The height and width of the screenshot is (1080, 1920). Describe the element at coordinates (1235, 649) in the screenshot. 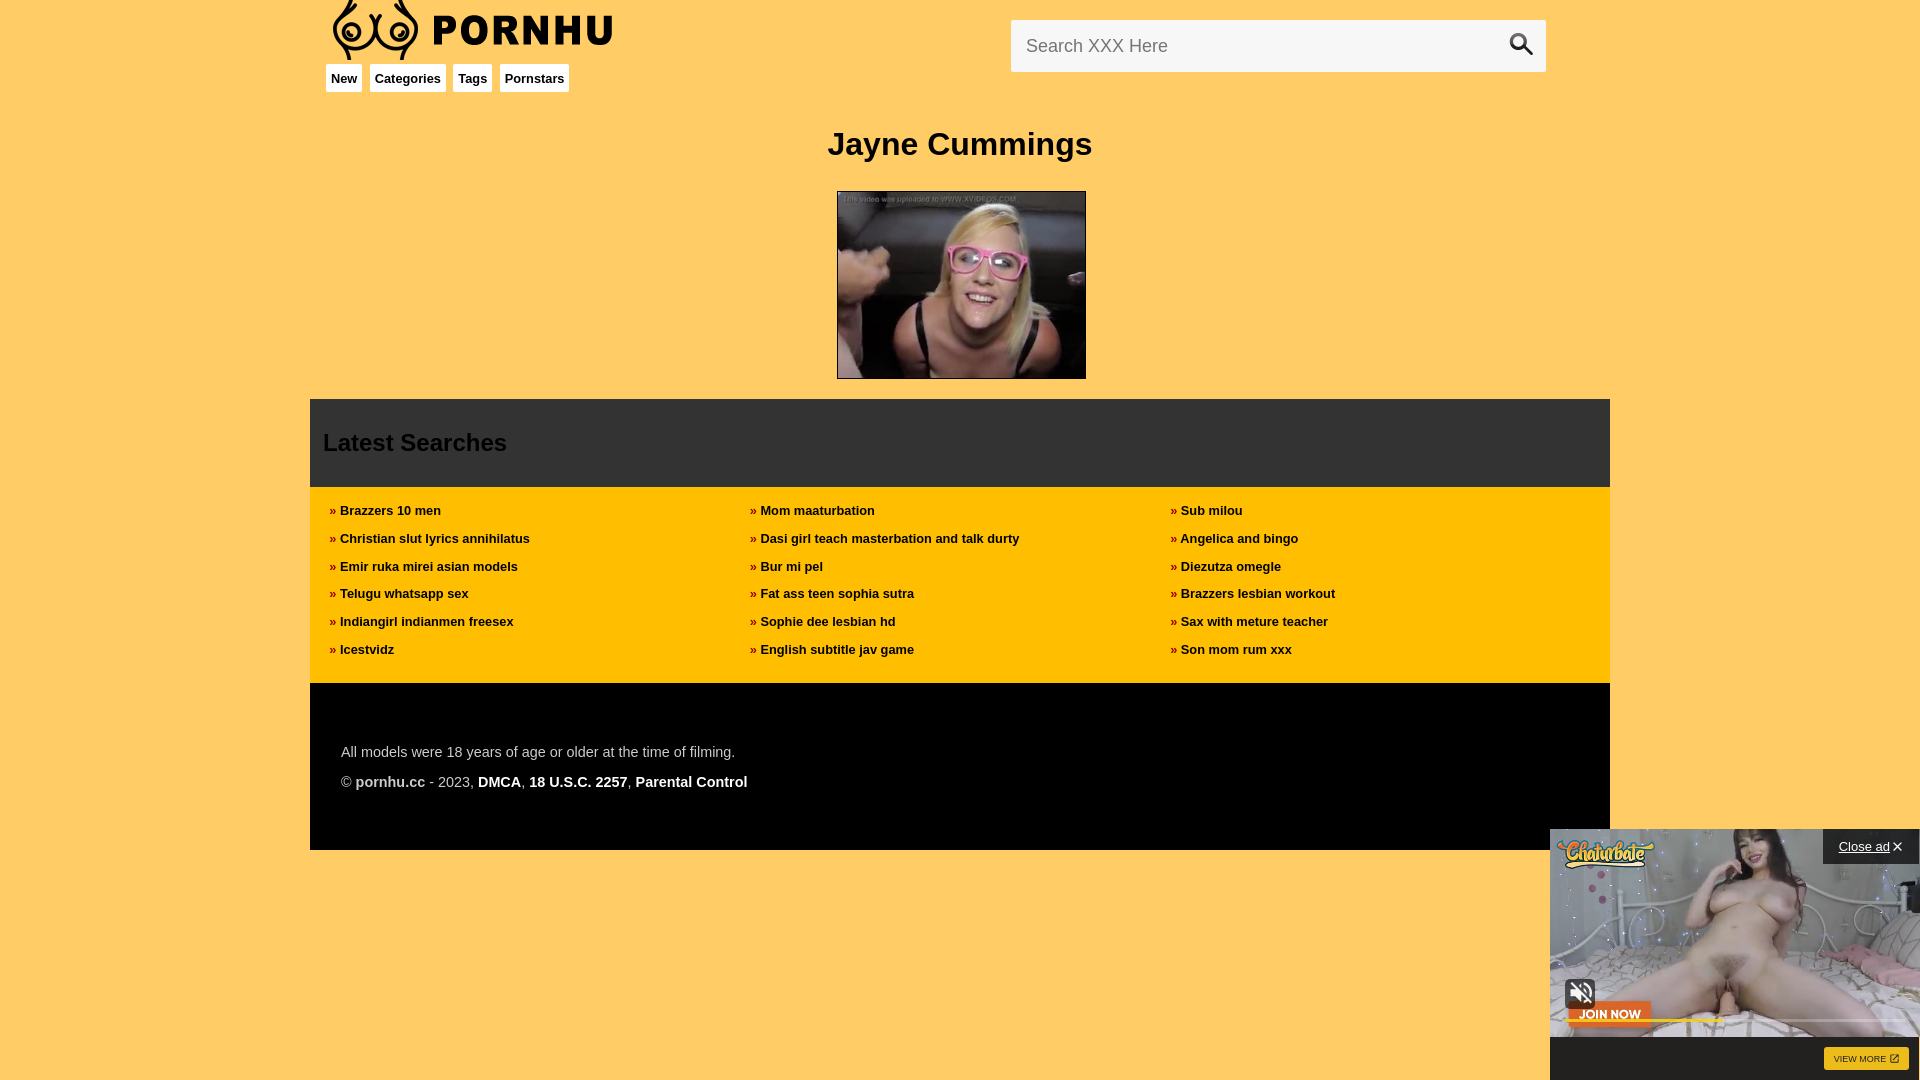

I see `'Son mom rum xxx'` at that location.